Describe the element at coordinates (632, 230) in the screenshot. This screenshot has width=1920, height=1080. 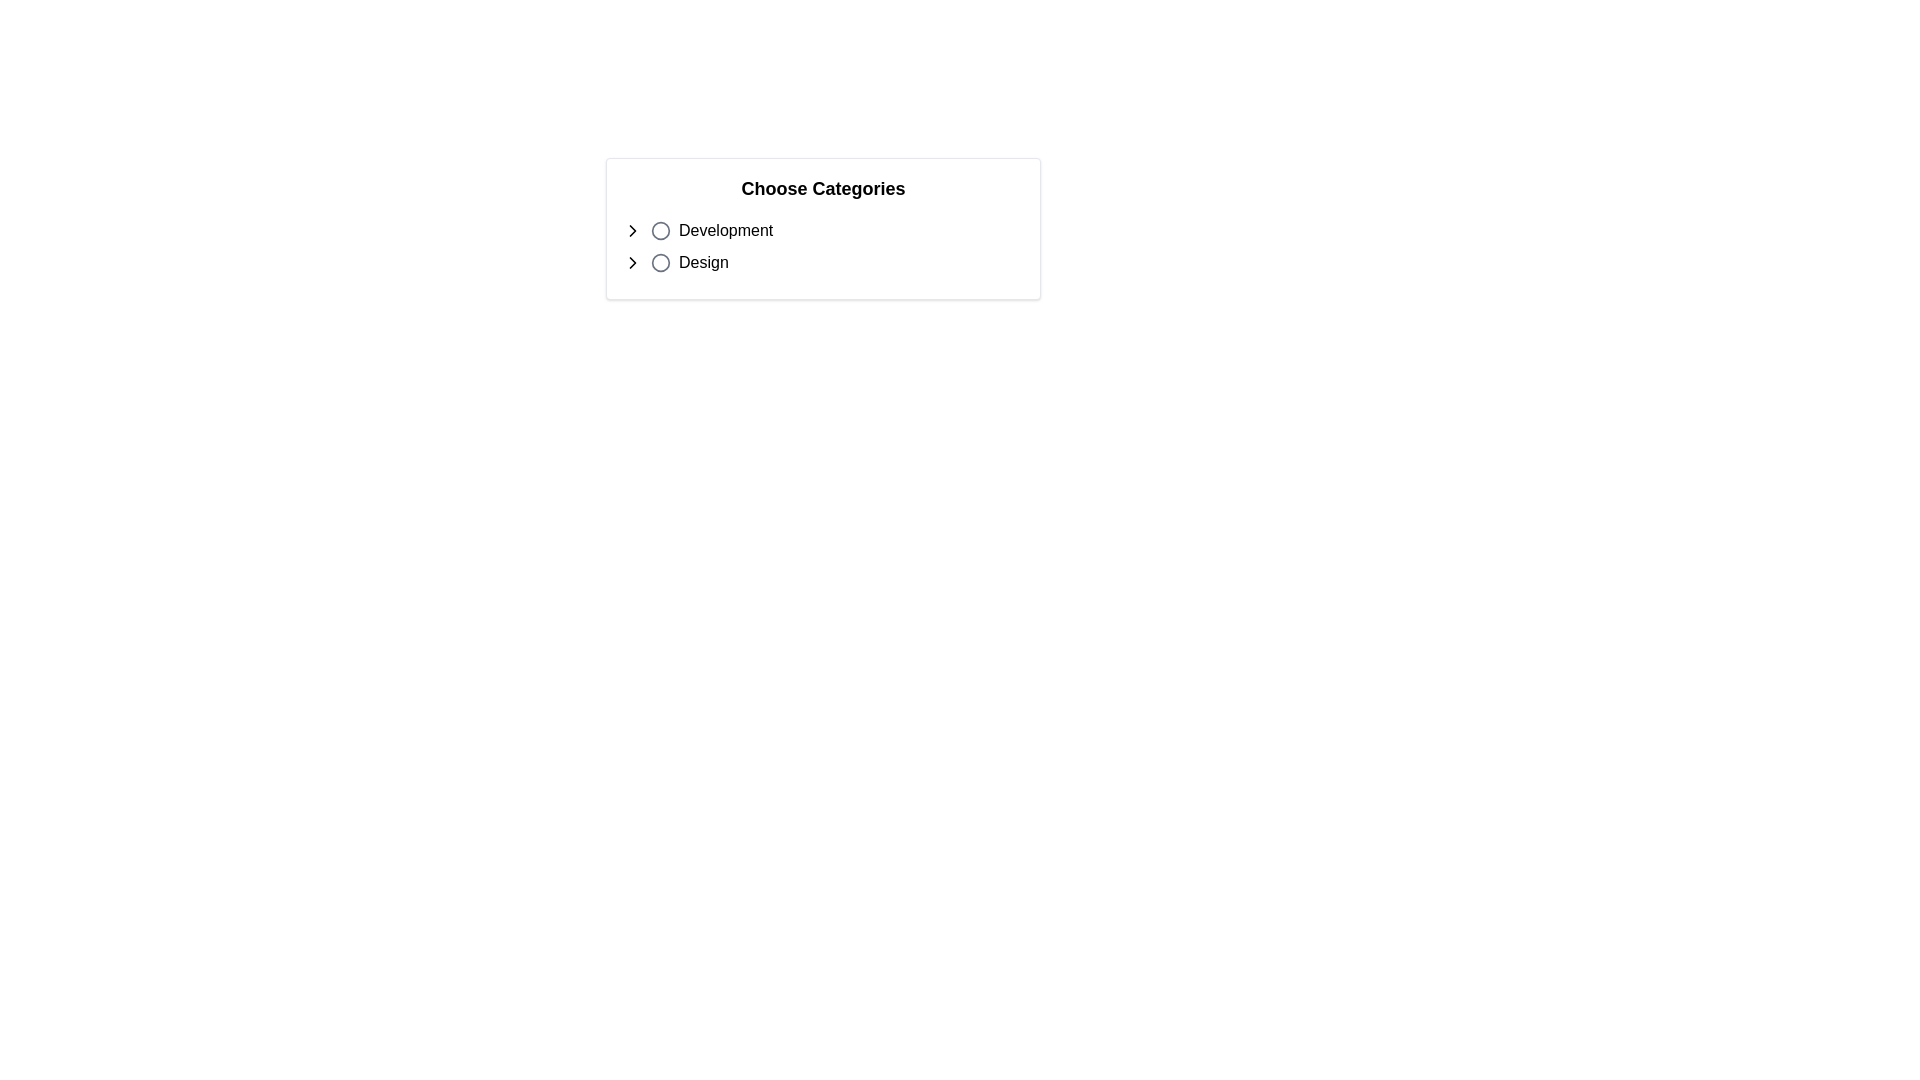
I see `the expandable control button located on the far left of the 'Development' category` at that location.